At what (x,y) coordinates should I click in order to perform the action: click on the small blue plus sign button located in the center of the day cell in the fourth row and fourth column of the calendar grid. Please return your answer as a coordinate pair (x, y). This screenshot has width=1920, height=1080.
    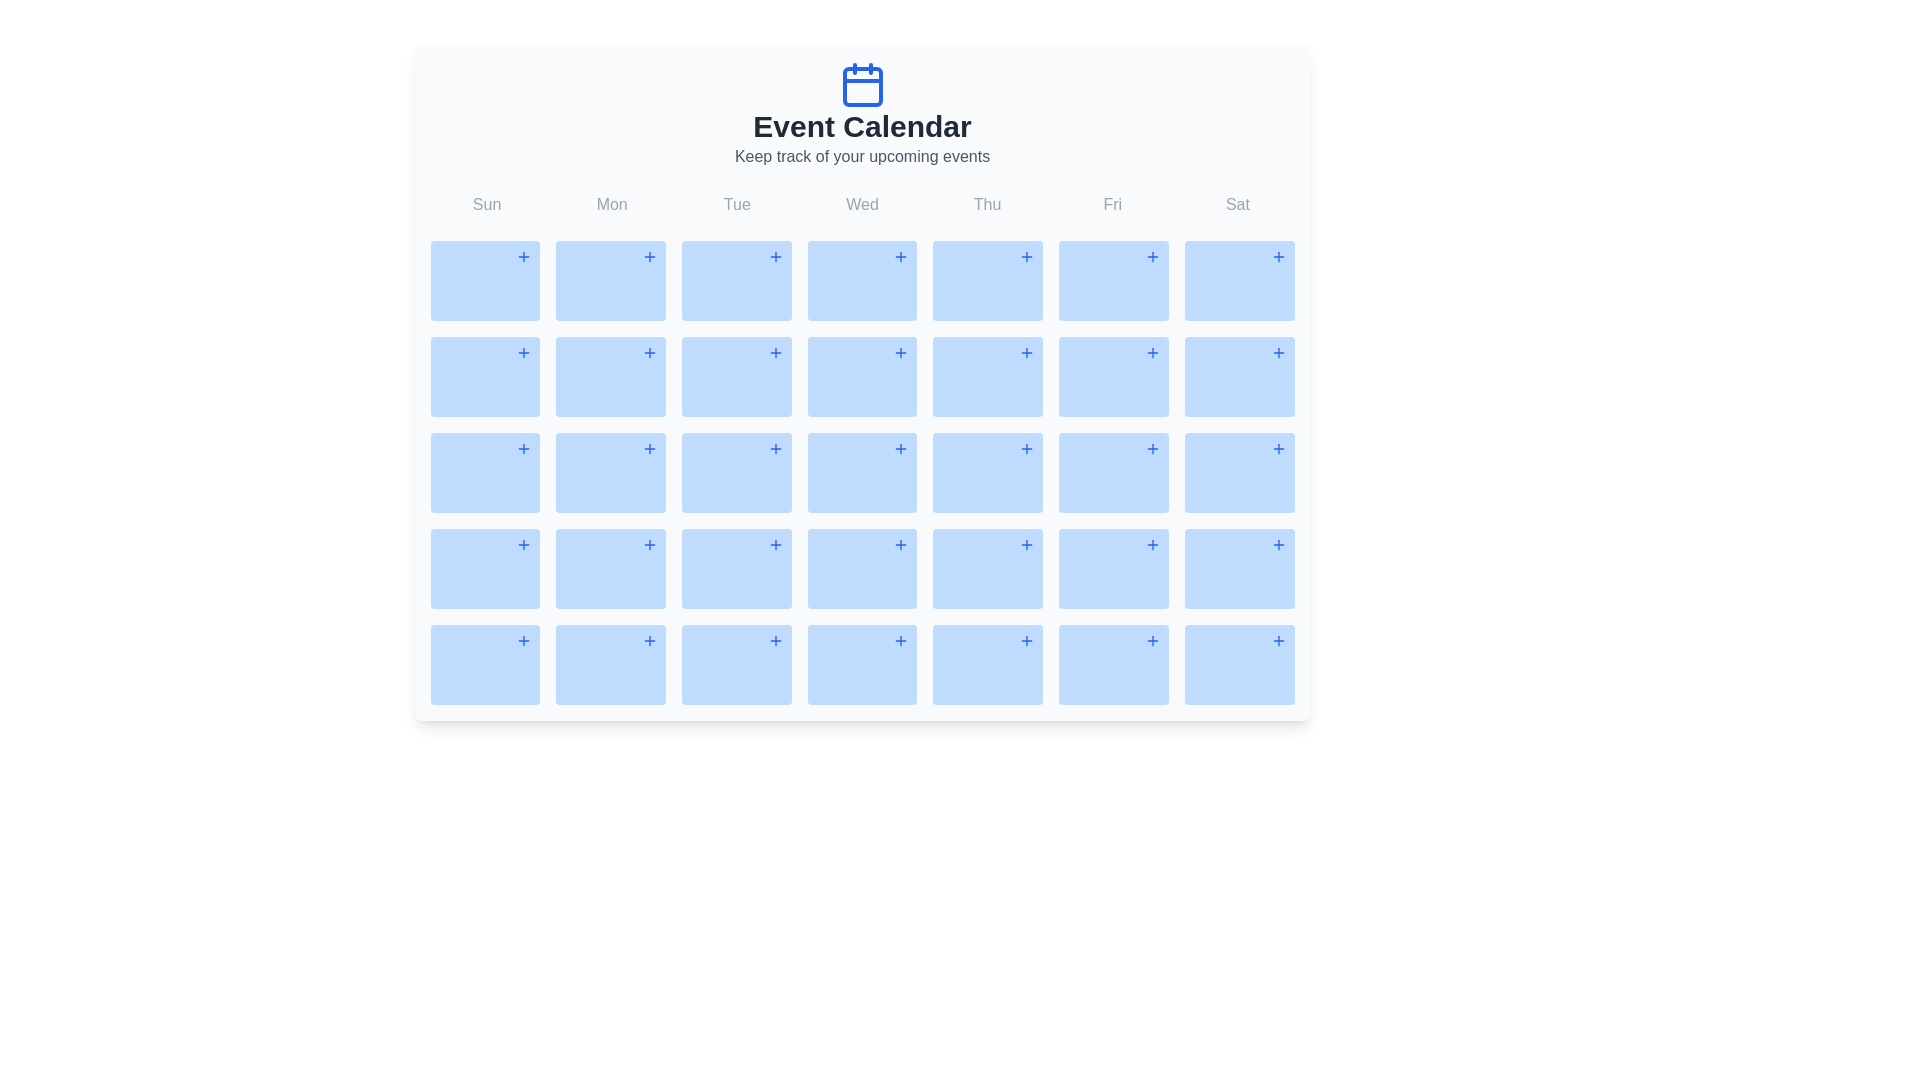
    Looking at the image, I should click on (900, 447).